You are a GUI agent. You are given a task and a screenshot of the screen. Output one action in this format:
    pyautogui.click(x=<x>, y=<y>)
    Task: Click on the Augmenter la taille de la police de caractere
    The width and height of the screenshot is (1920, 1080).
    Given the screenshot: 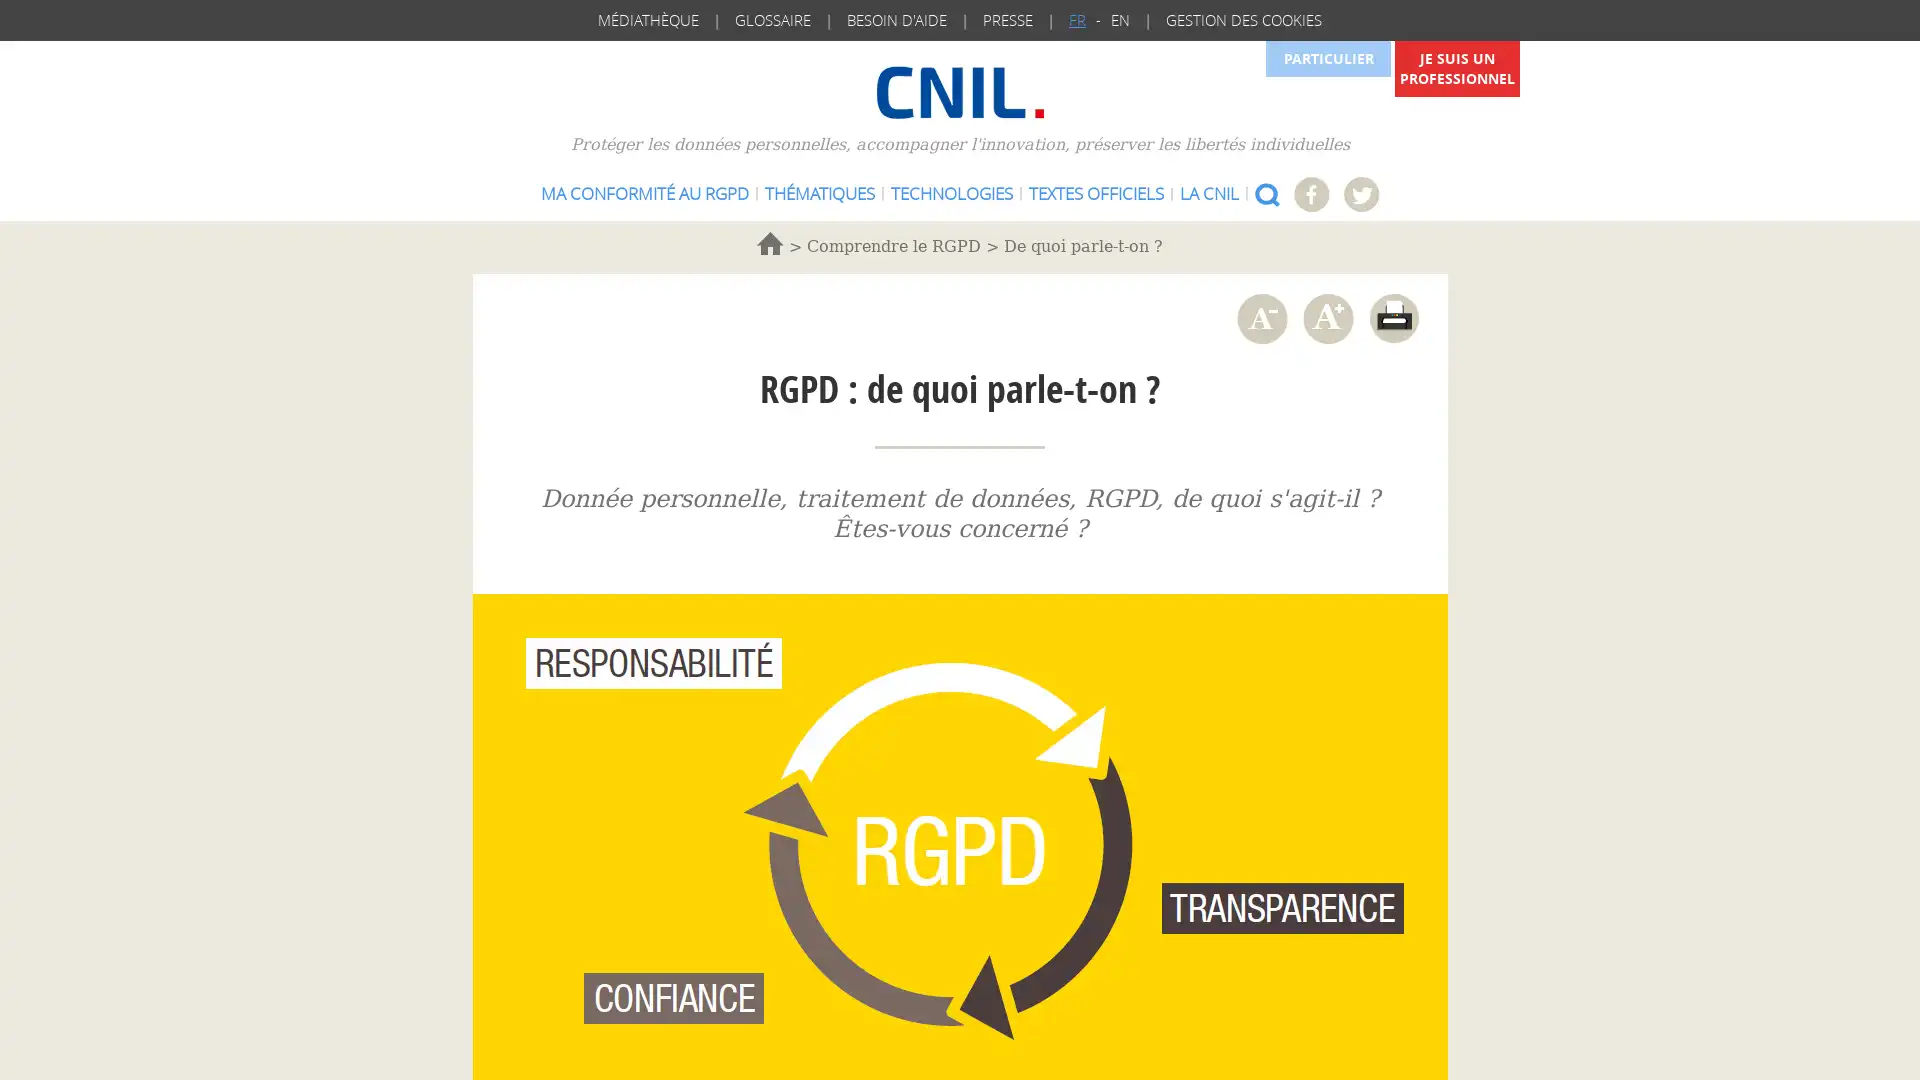 What is the action you would take?
    pyautogui.click(x=1327, y=317)
    